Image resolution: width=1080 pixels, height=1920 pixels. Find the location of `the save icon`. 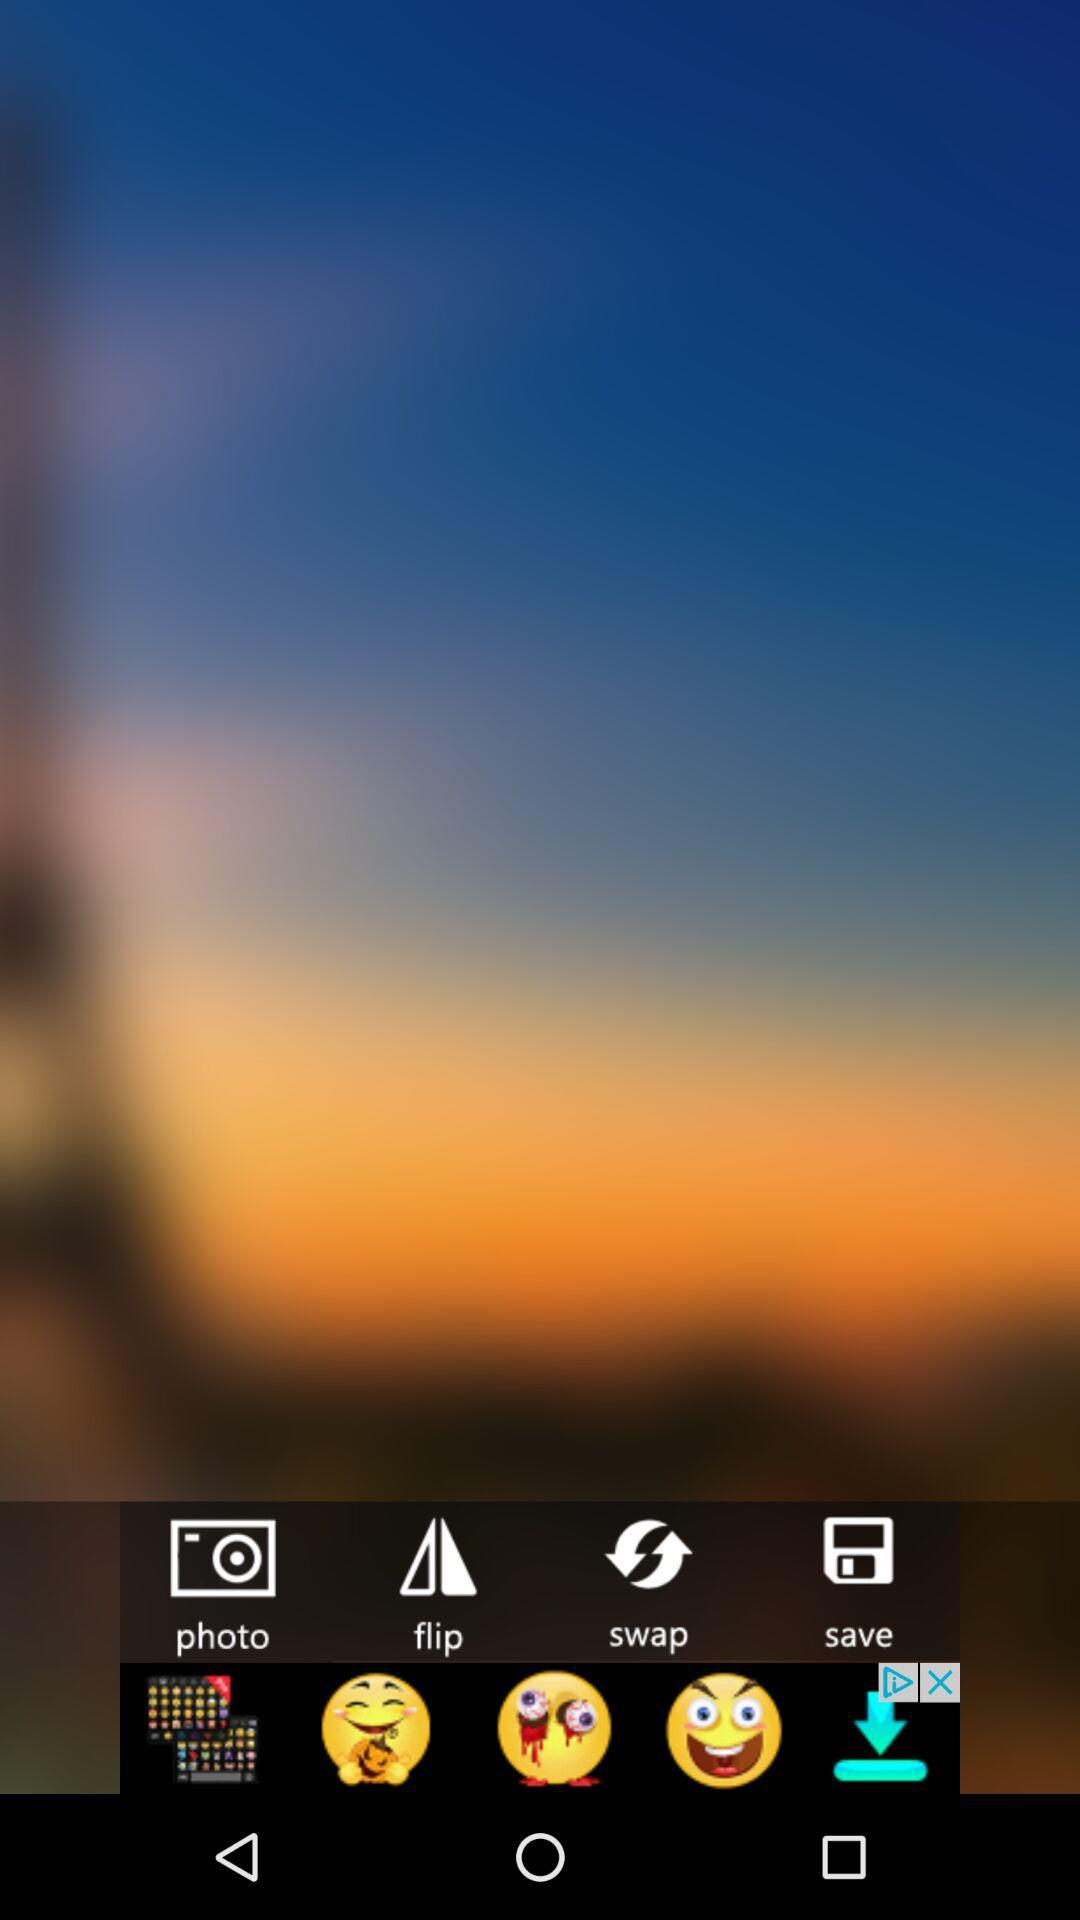

the save icon is located at coordinates (855, 1691).